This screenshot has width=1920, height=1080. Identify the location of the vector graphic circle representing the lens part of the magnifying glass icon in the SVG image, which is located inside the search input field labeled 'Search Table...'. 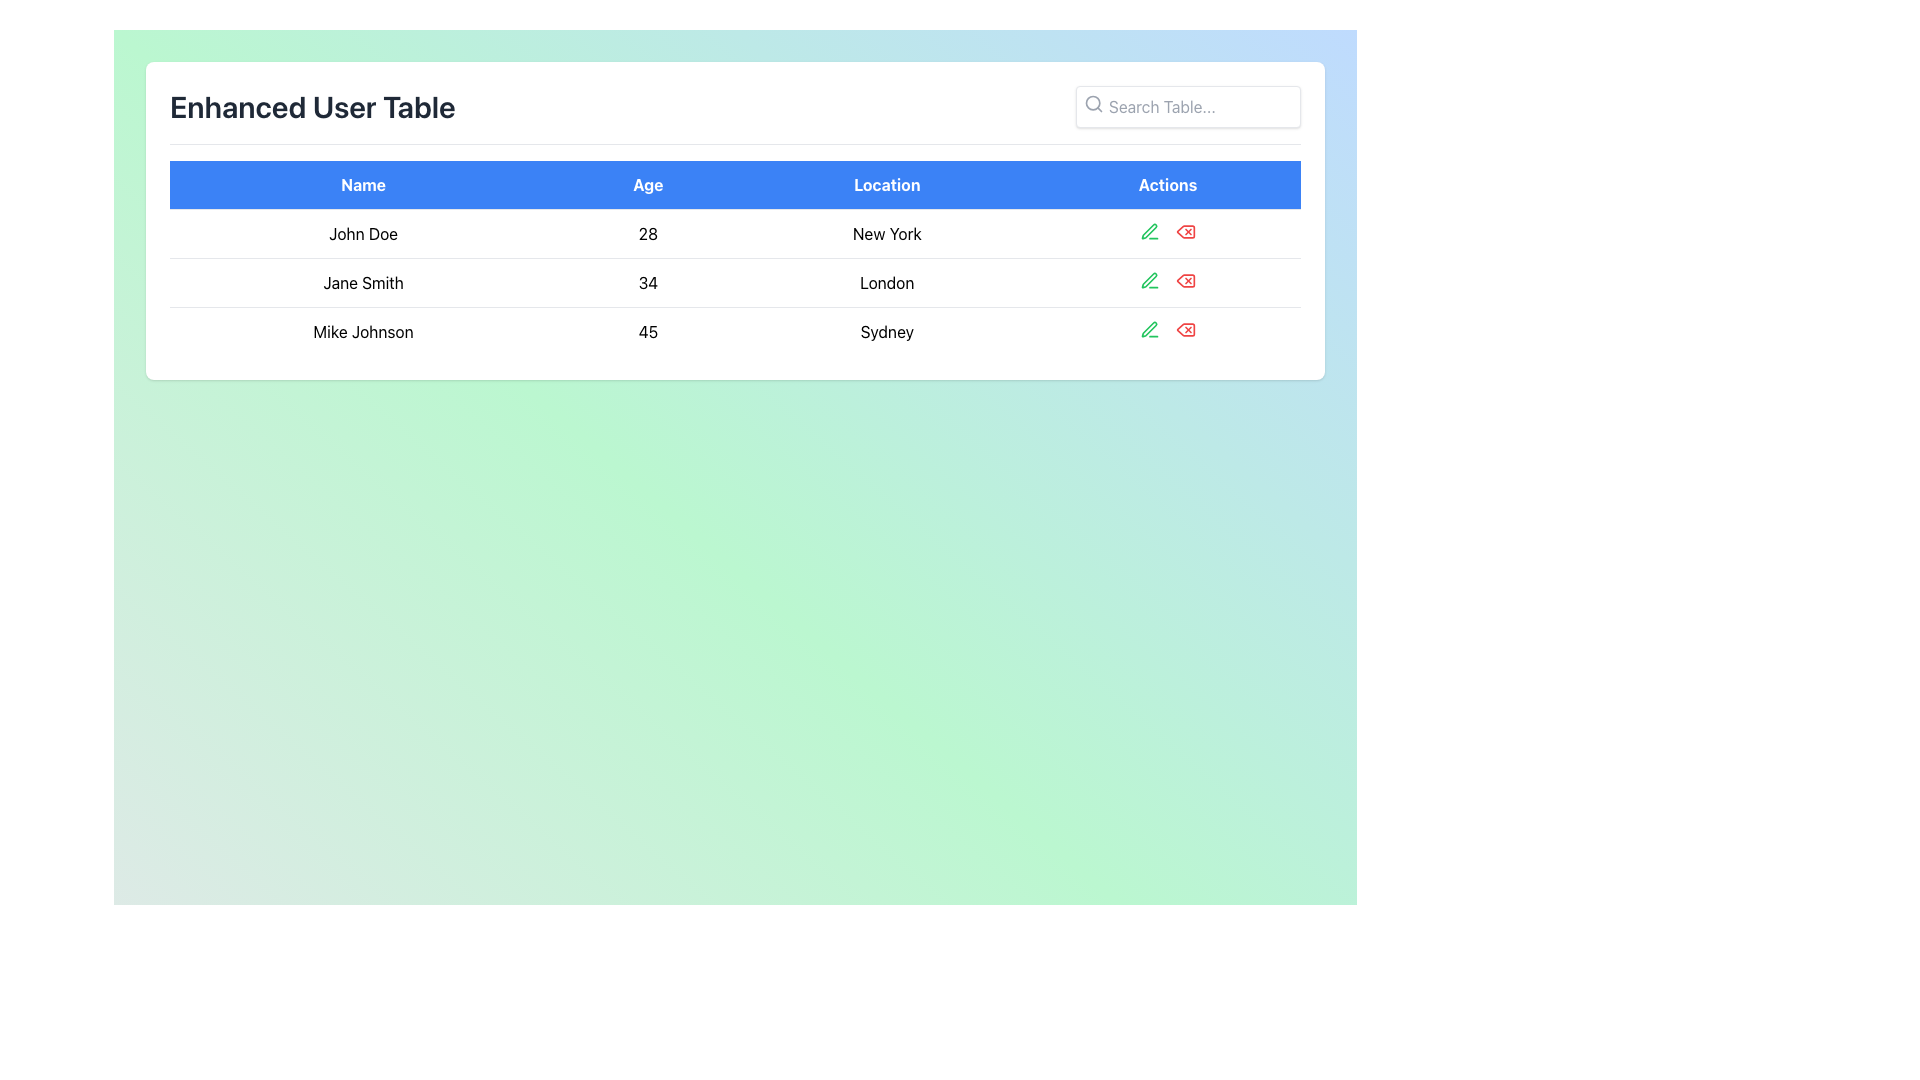
(1092, 103).